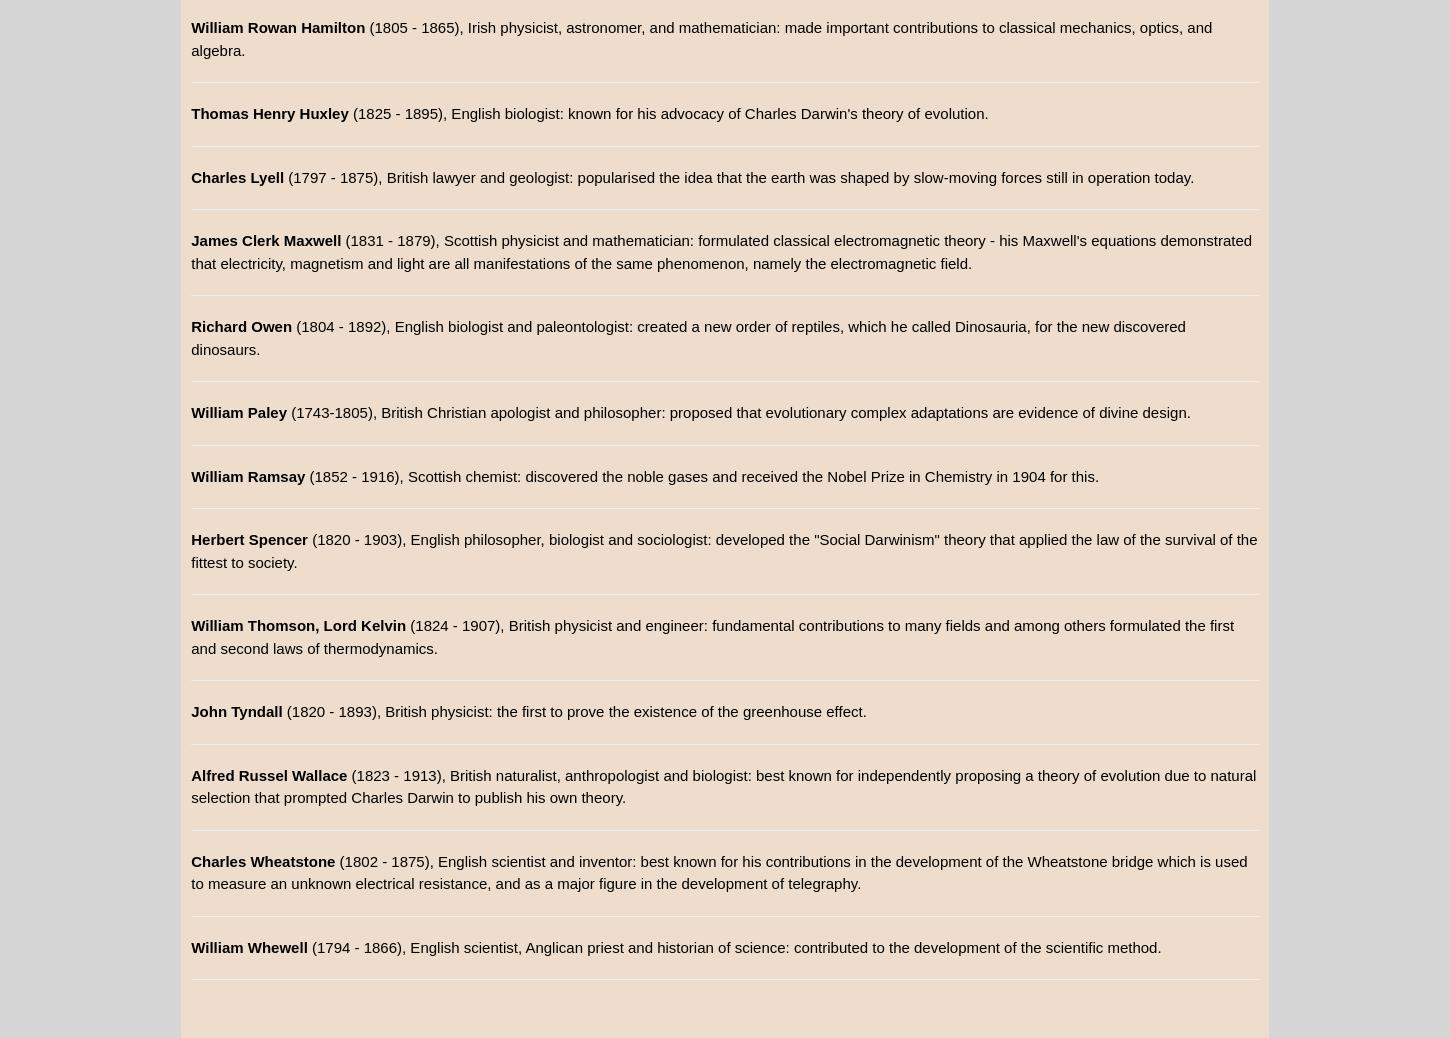 This screenshot has width=1450, height=1038. What do you see at coordinates (722, 549) in the screenshot?
I see `'(1820 - 1903), English philosopher, biologist and sociologist: developed the "Social Darwinism" theory that applied the law of the survival of the fittest to society.'` at bounding box center [722, 549].